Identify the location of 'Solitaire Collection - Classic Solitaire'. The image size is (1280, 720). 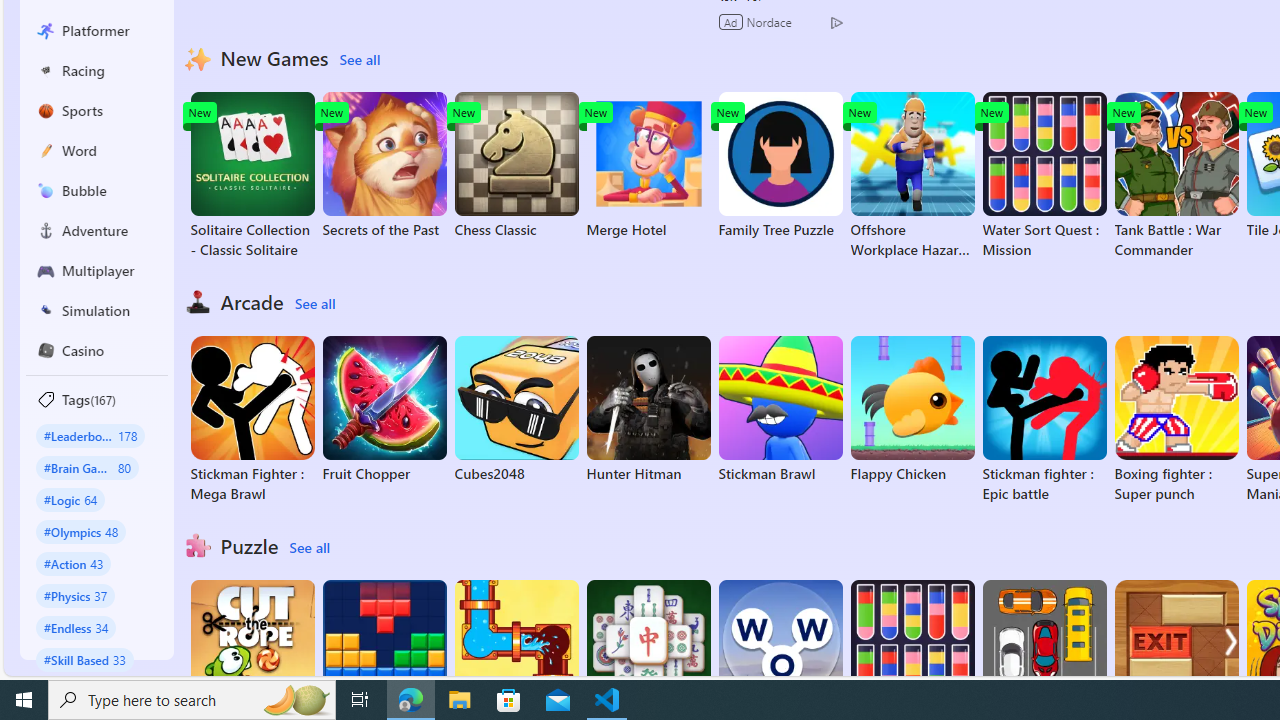
(251, 175).